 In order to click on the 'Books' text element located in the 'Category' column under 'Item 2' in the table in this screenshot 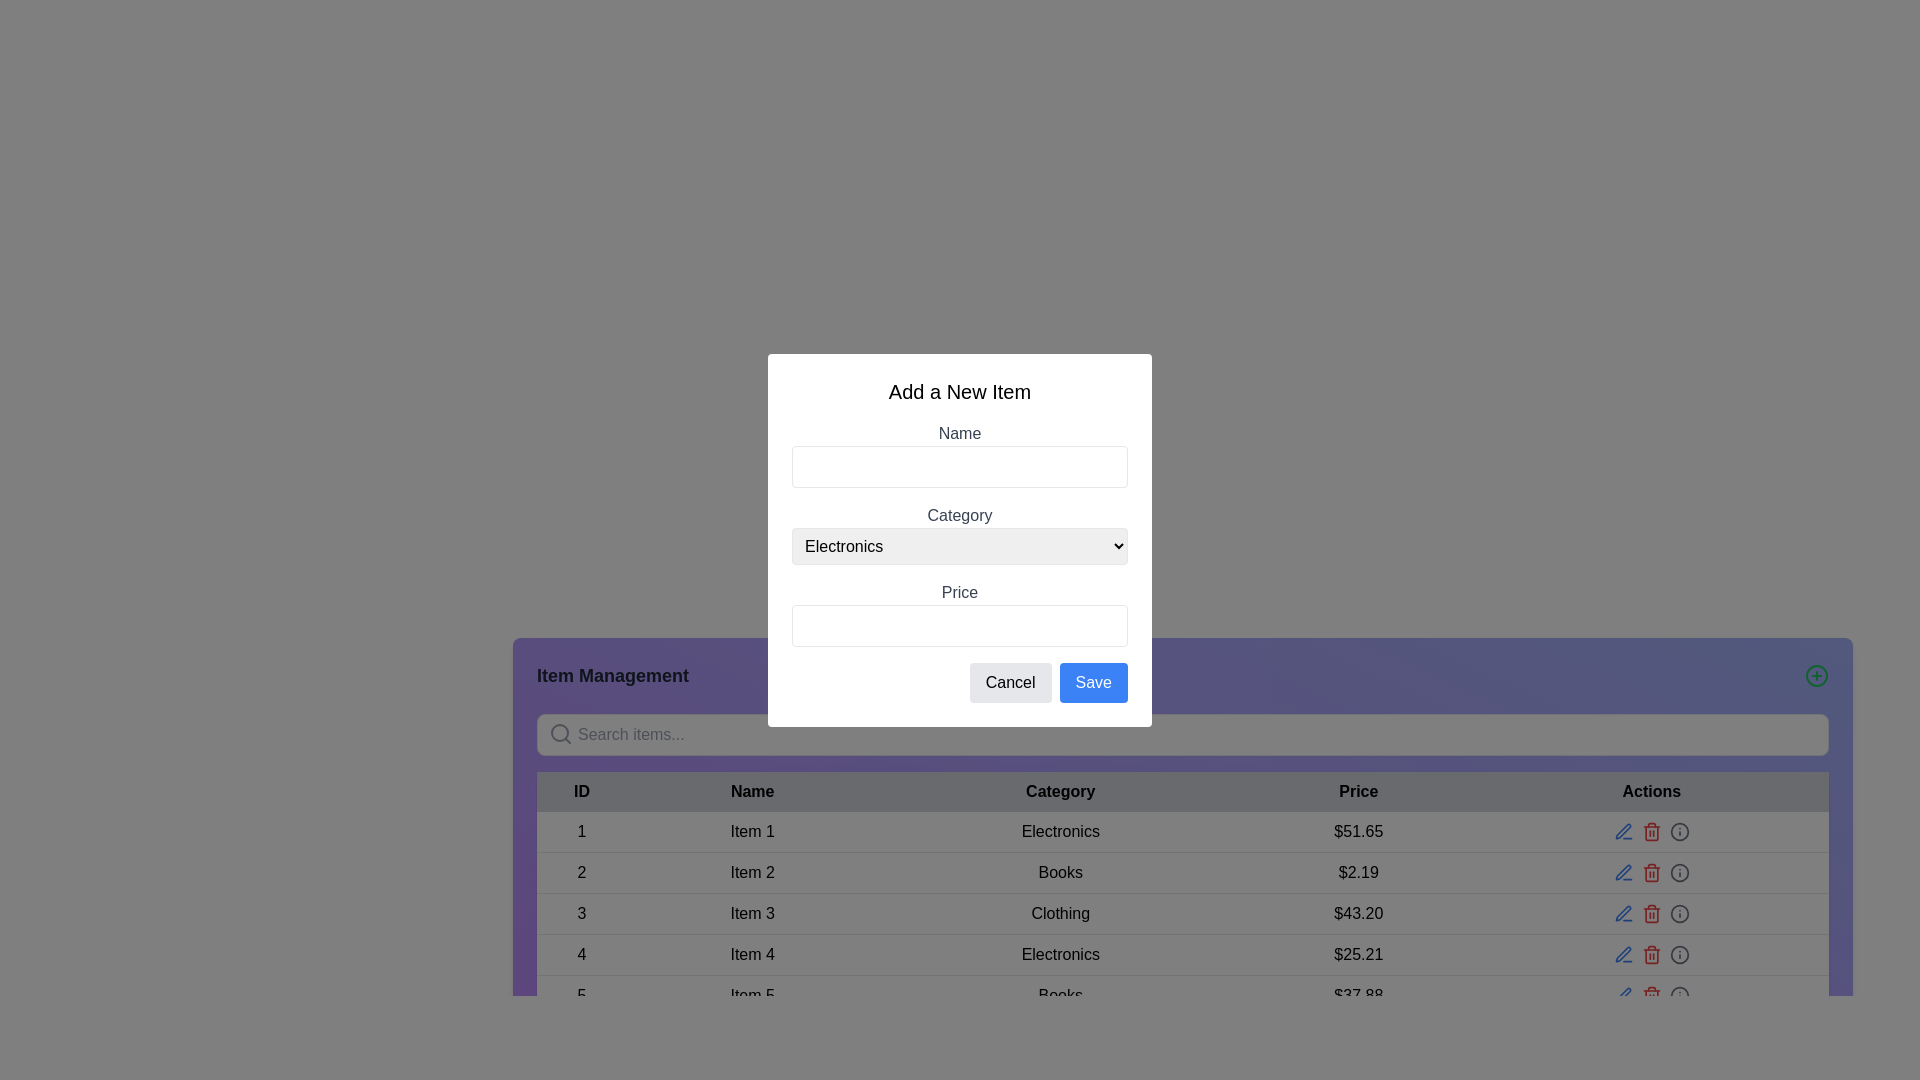, I will do `click(1059, 871)`.